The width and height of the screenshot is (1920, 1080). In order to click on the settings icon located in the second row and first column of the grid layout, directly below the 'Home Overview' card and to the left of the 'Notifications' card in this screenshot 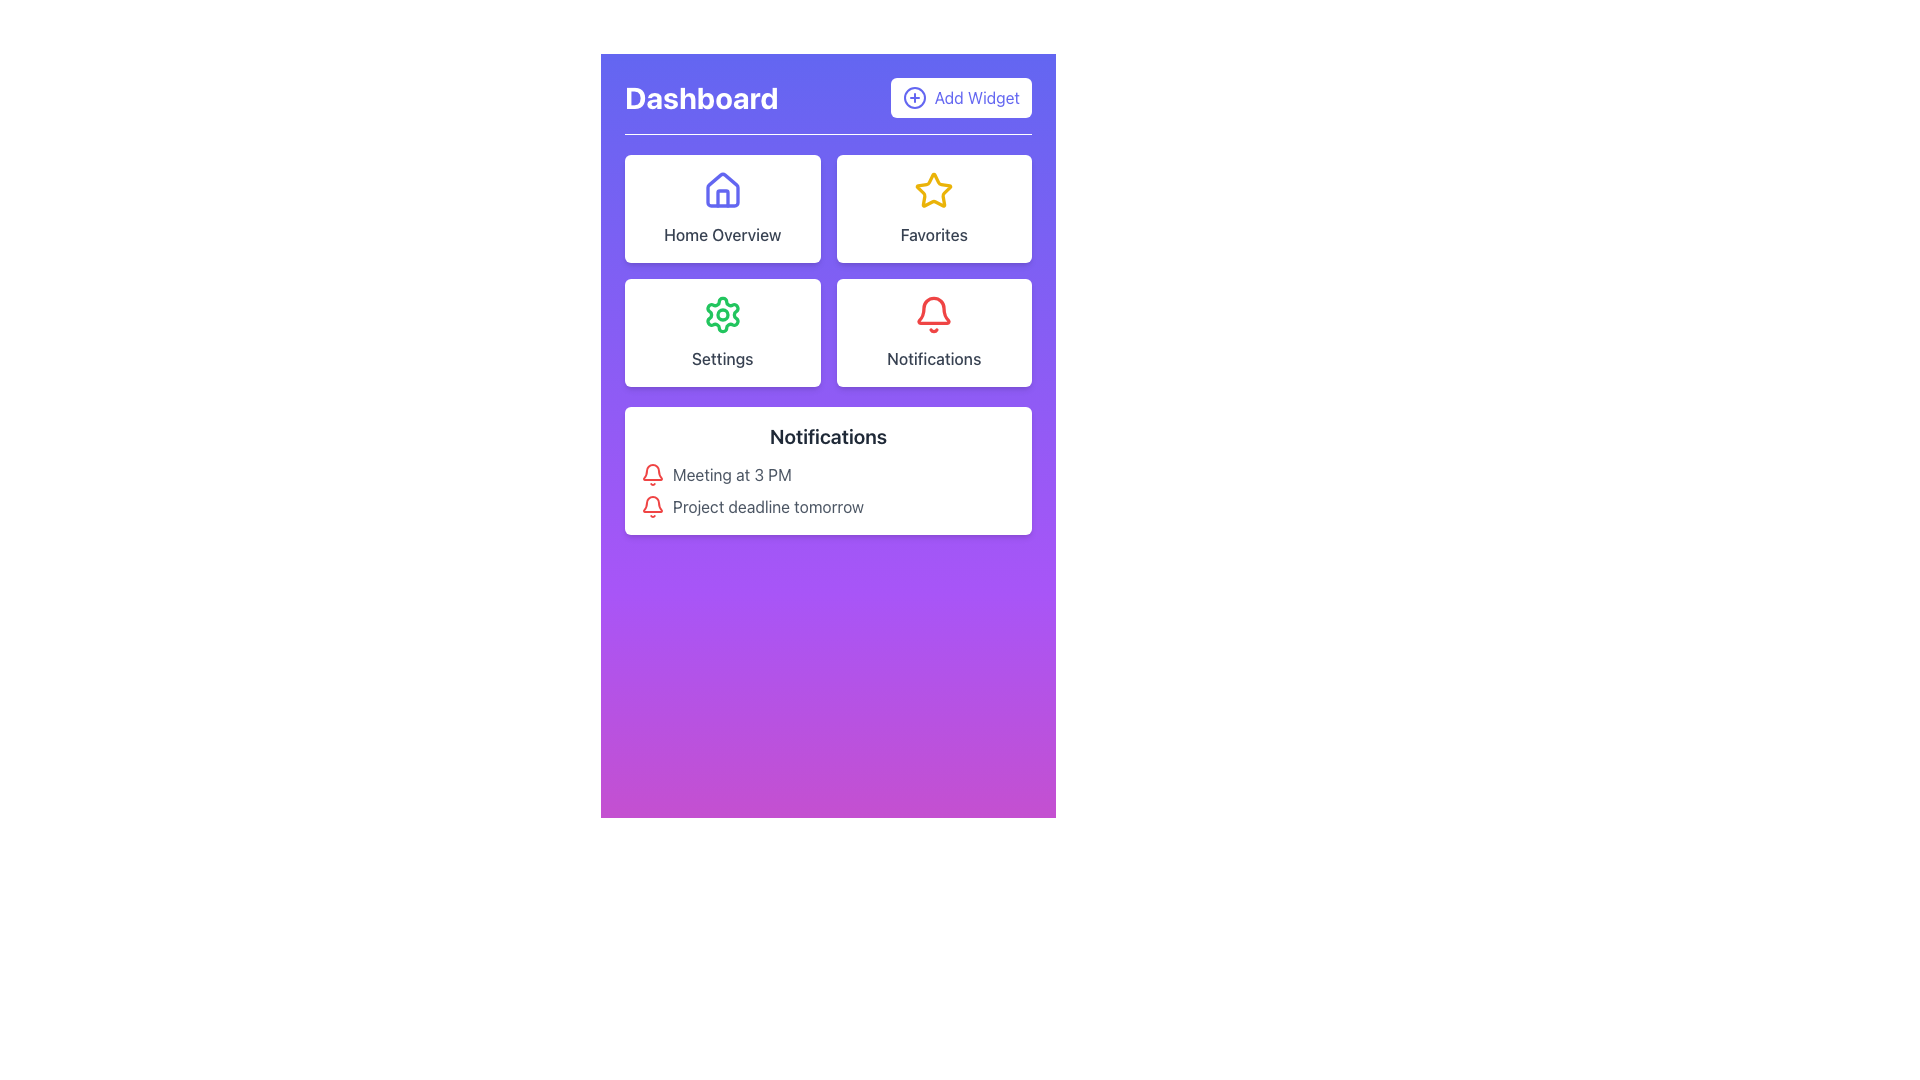, I will do `click(721, 315)`.